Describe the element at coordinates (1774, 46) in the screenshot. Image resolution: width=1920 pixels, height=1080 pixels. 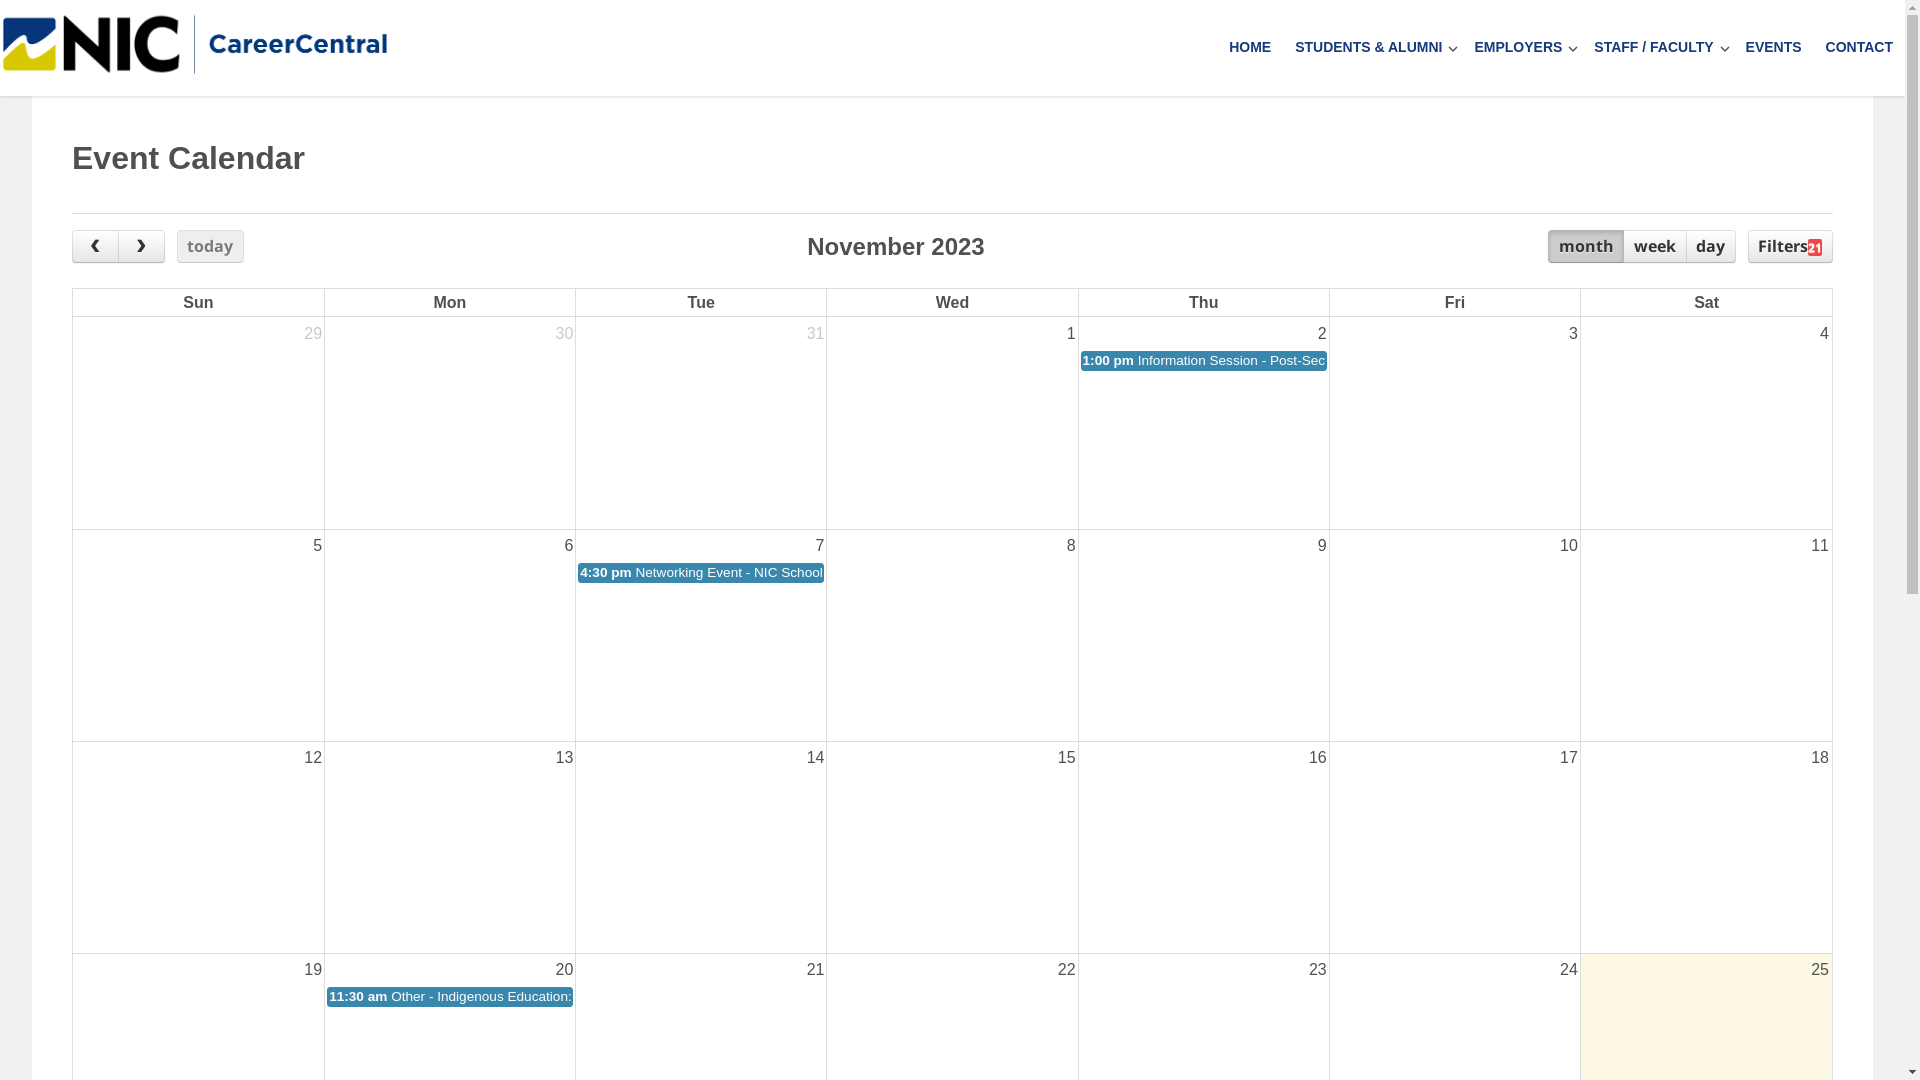
I see `'EVENTS'` at that location.